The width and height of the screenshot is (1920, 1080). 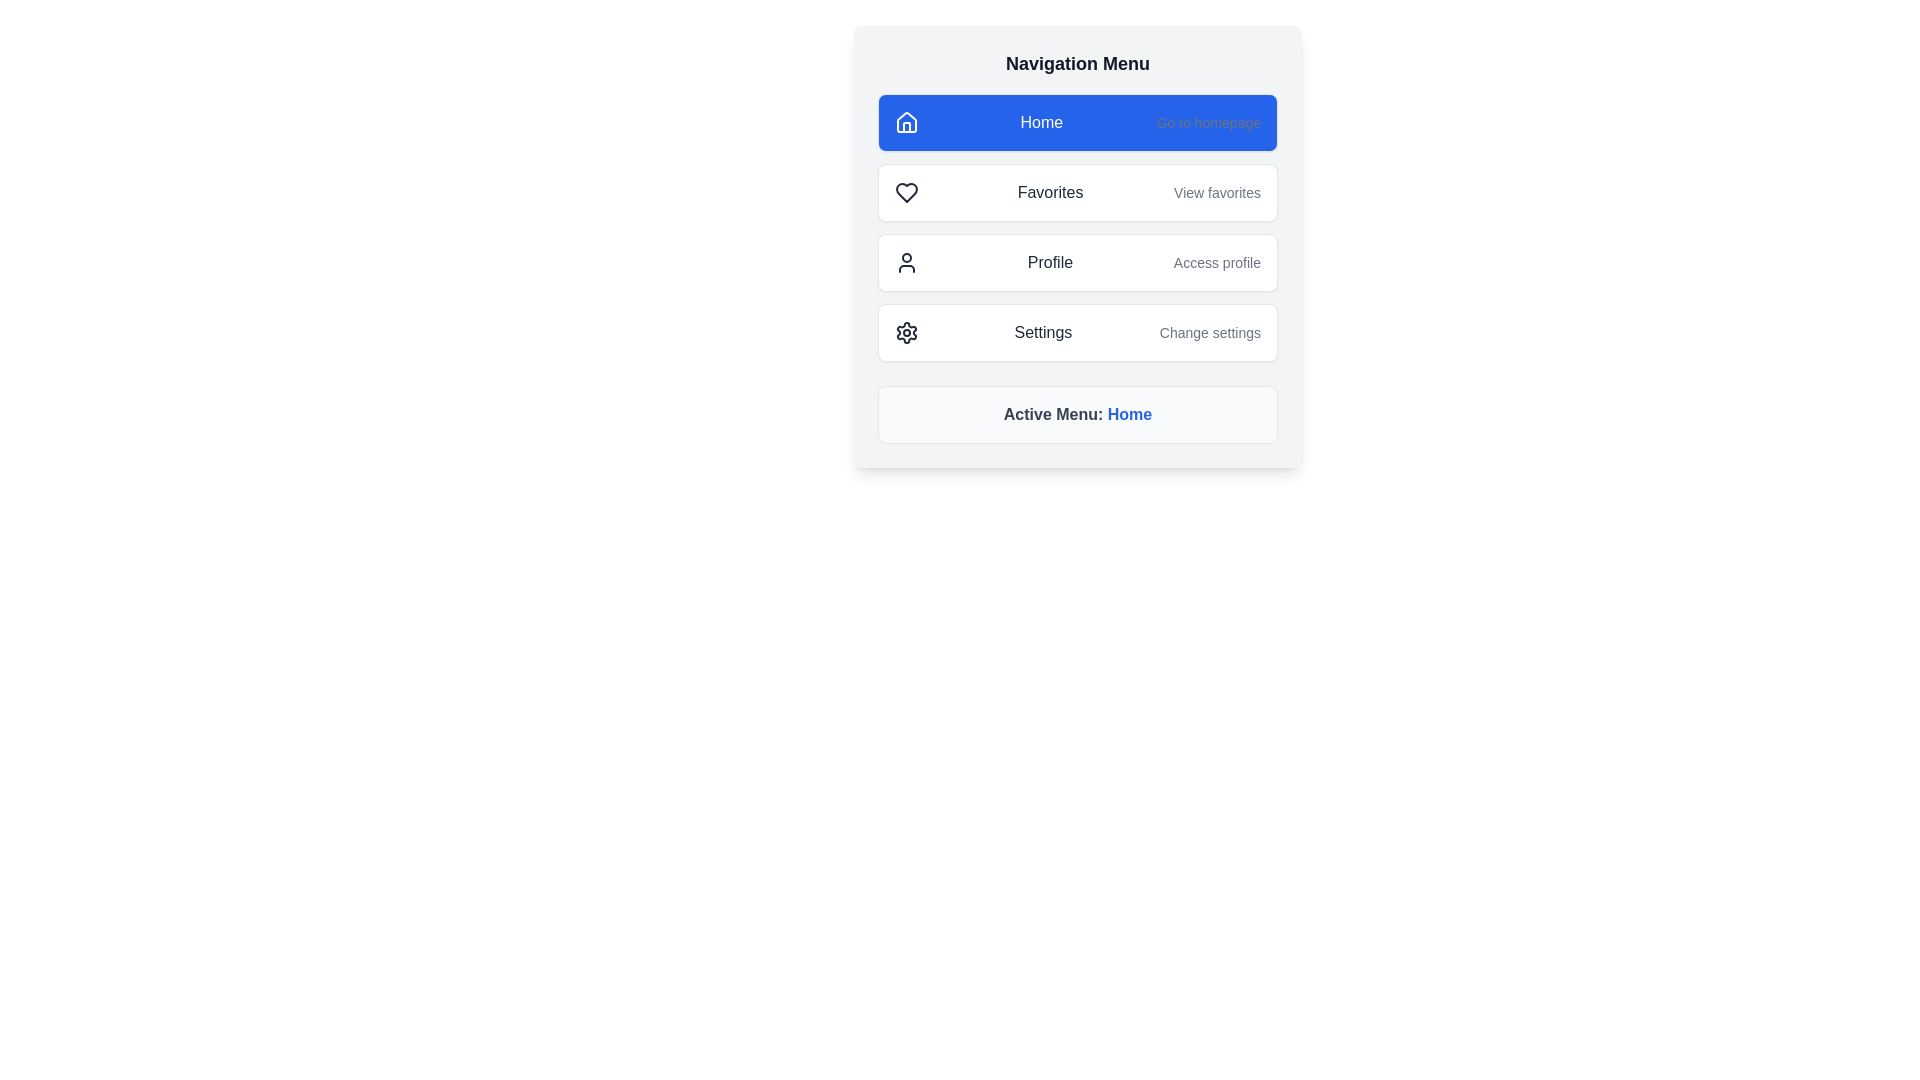 I want to click on the 'Favorites' navigation item in the list of stacked navigation options, which includes icons and descriptions, with the background being white, so click(x=1077, y=226).